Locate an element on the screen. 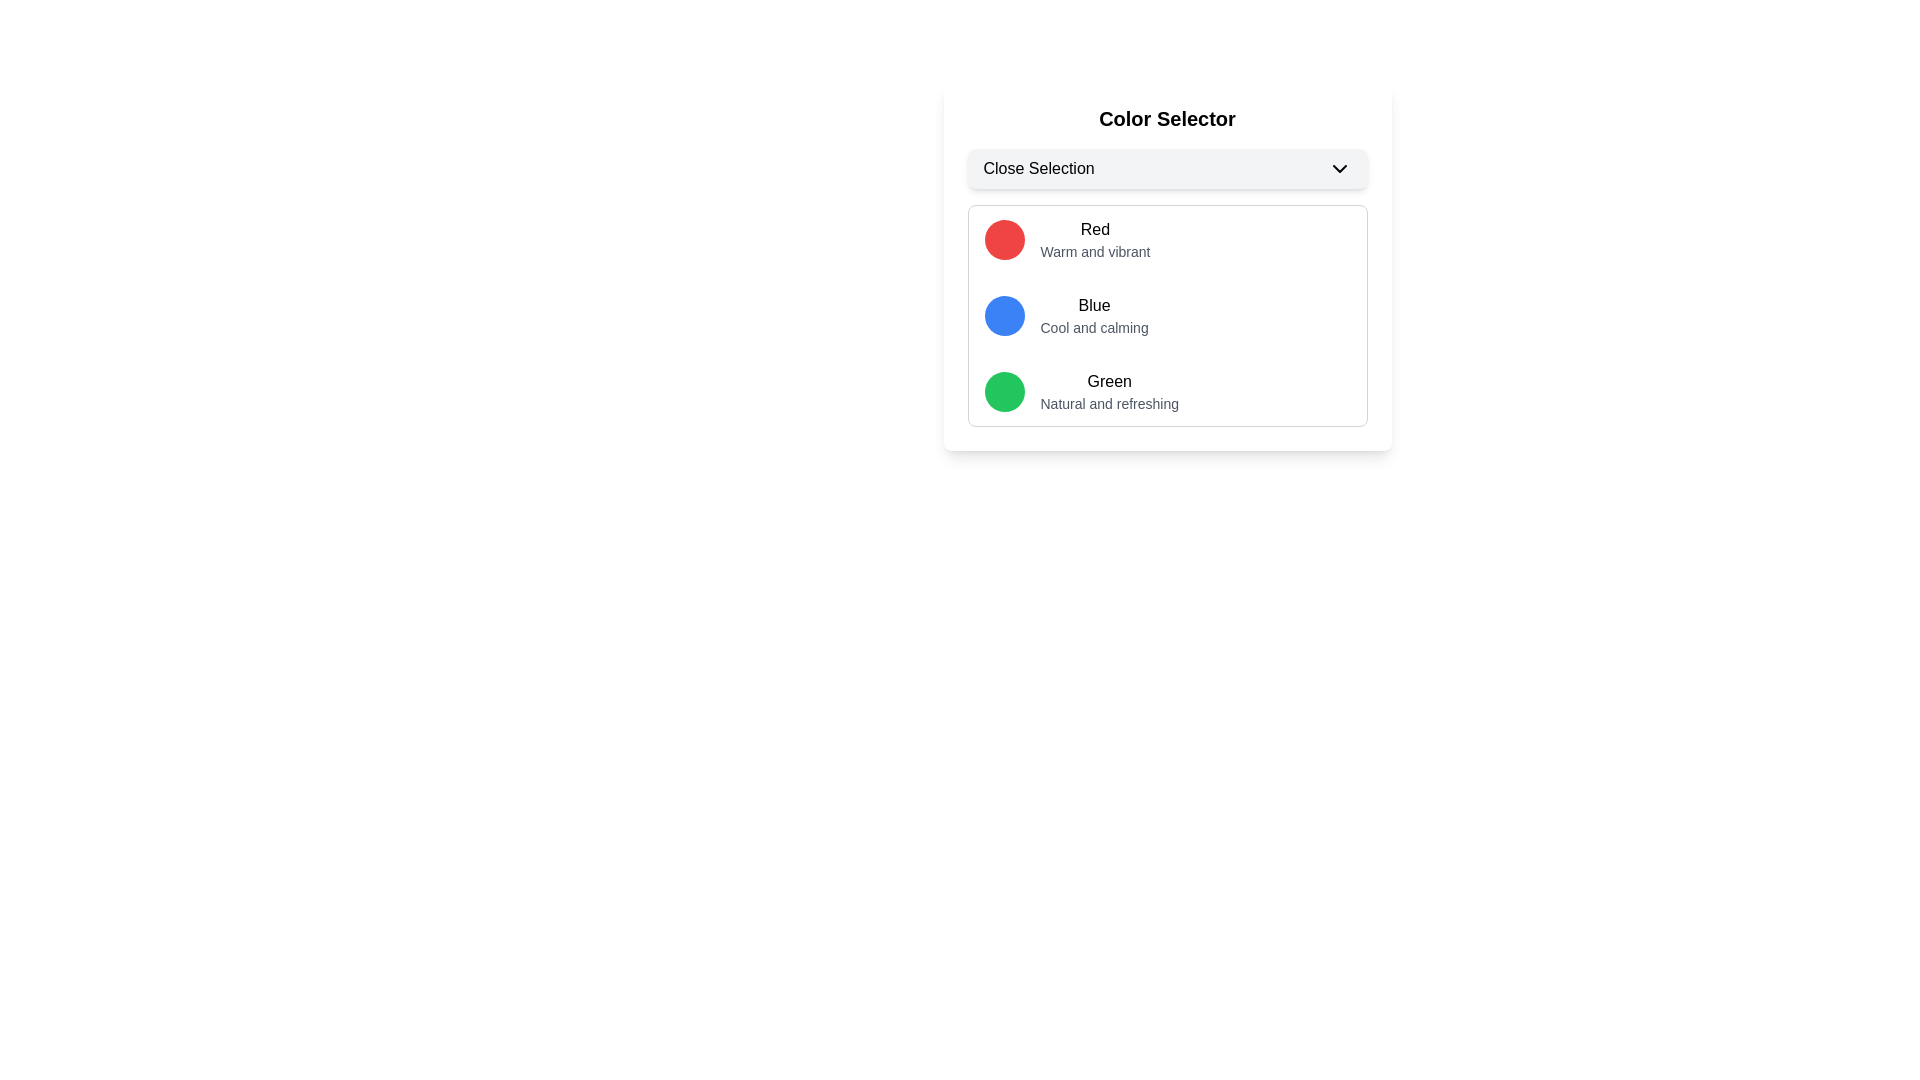 The height and width of the screenshot is (1080, 1920). the selectable list item representing the color blue is located at coordinates (1167, 315).